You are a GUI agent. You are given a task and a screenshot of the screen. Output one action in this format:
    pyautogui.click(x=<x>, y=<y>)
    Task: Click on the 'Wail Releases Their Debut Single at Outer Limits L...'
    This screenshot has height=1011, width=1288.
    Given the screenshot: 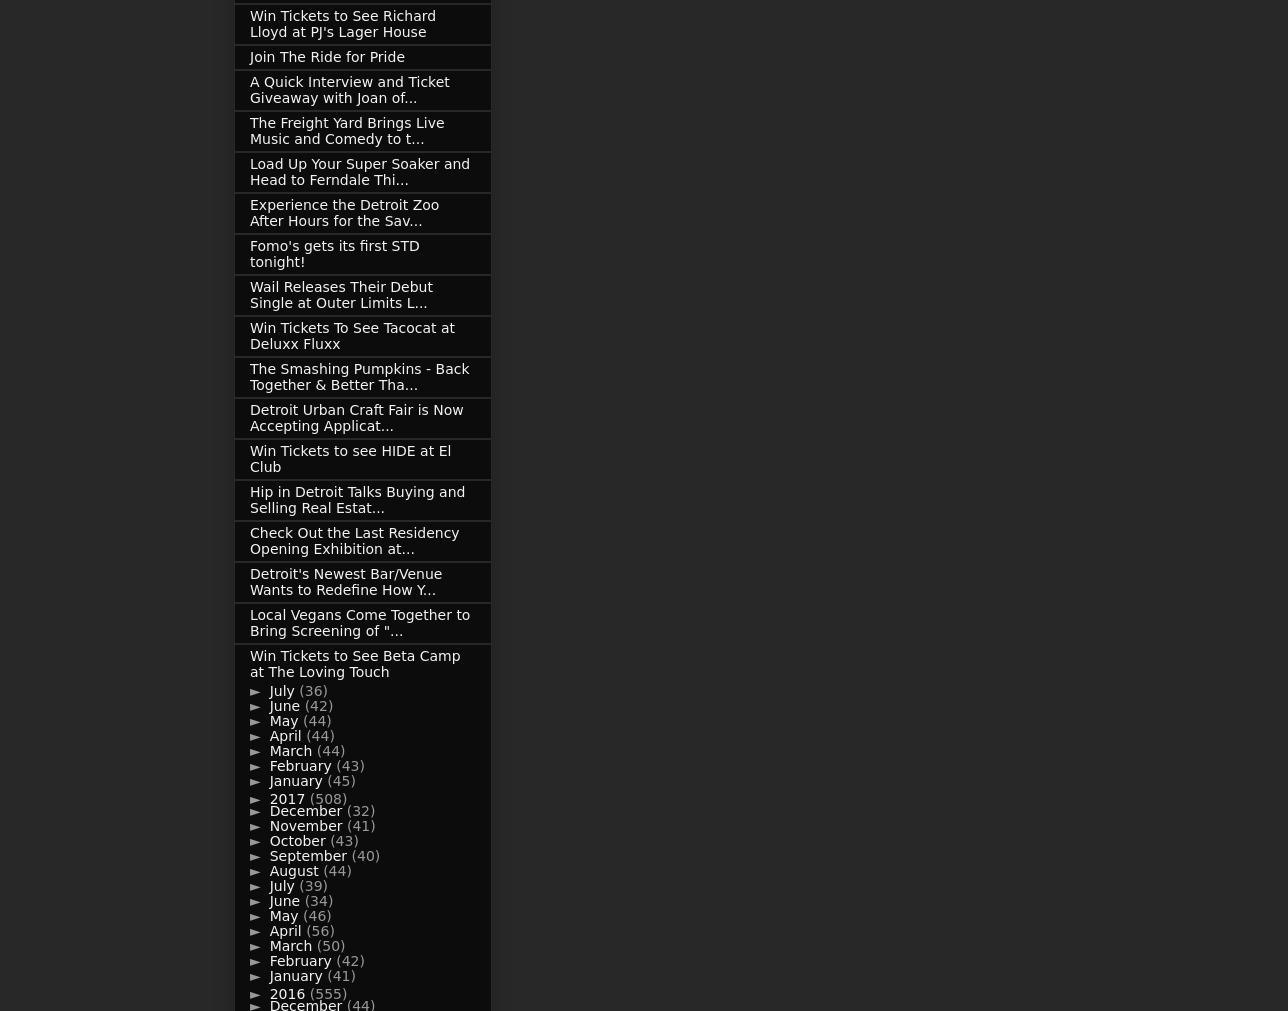 What is the action you would take?
    pyautogui.click(x=341, y=295)
    